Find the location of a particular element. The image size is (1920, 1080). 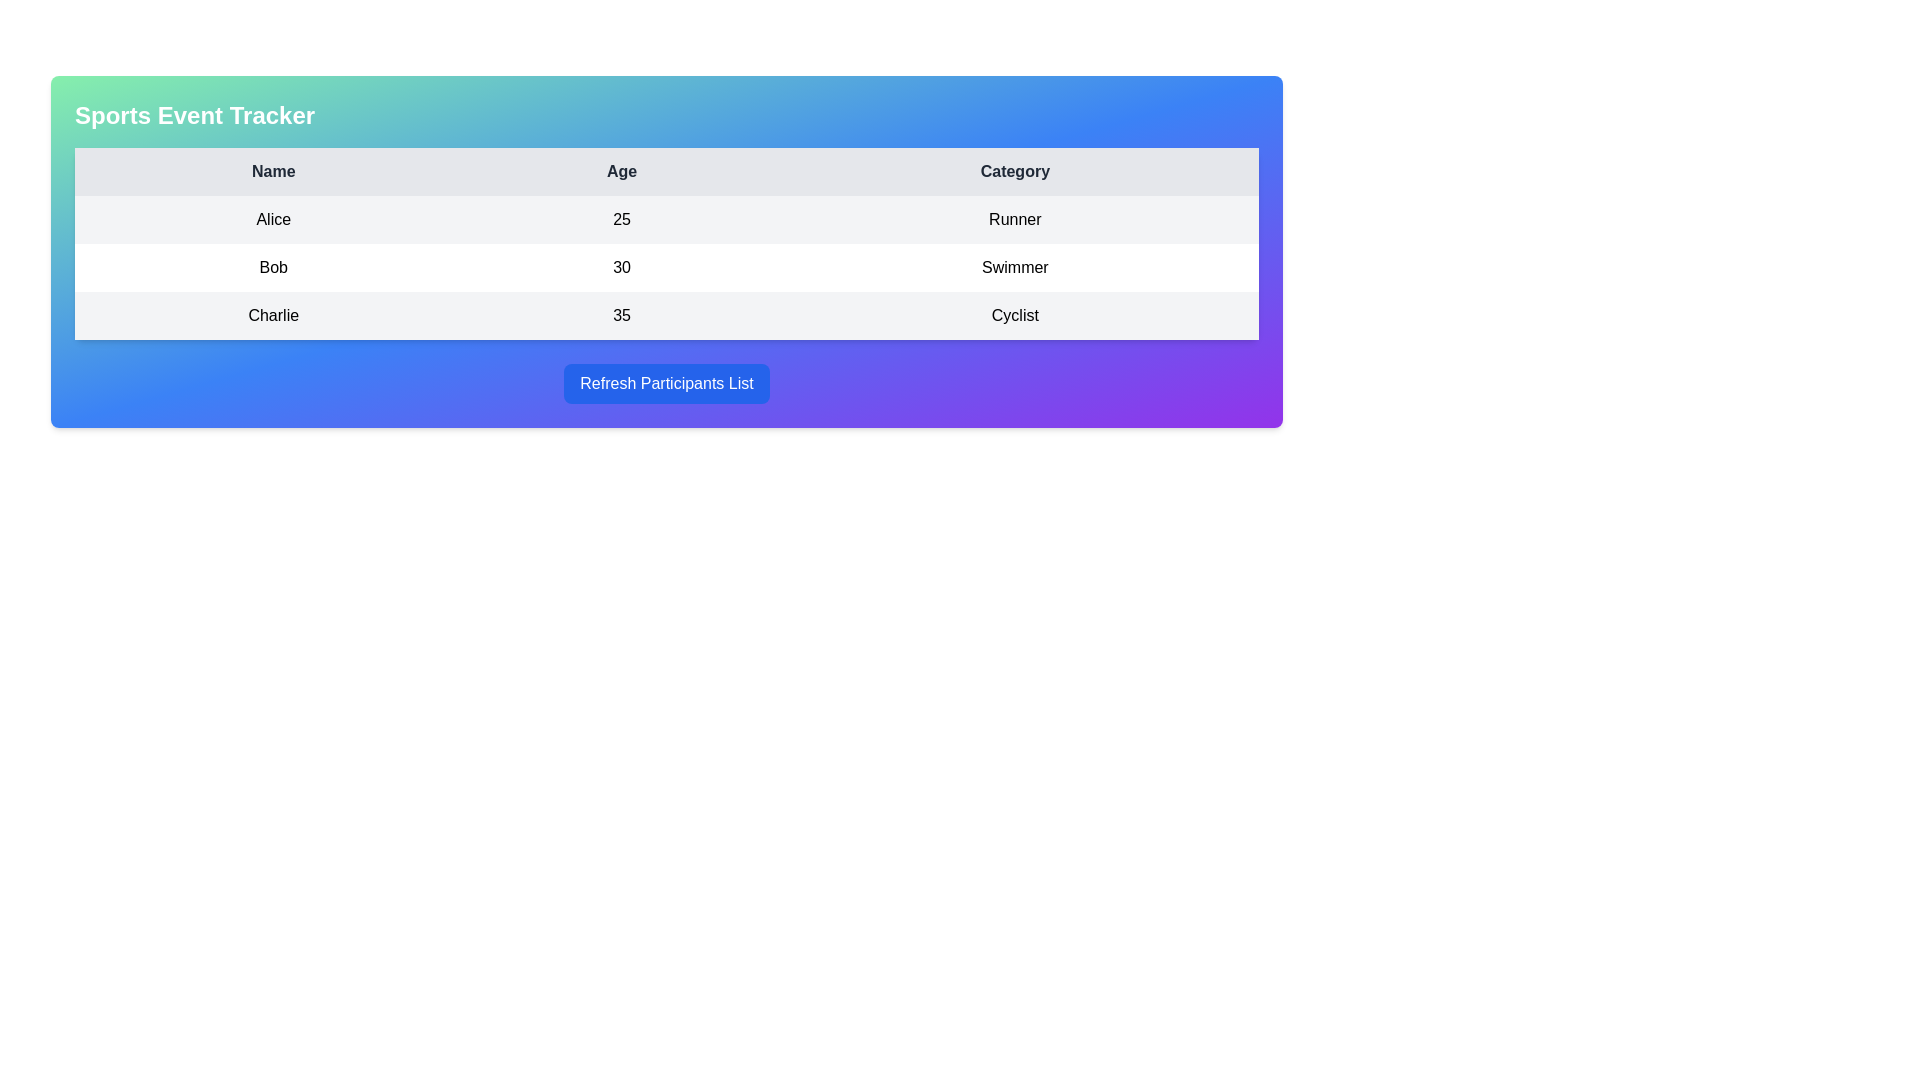

the role of the 'Name' column header is located at coordinates (272, 171).